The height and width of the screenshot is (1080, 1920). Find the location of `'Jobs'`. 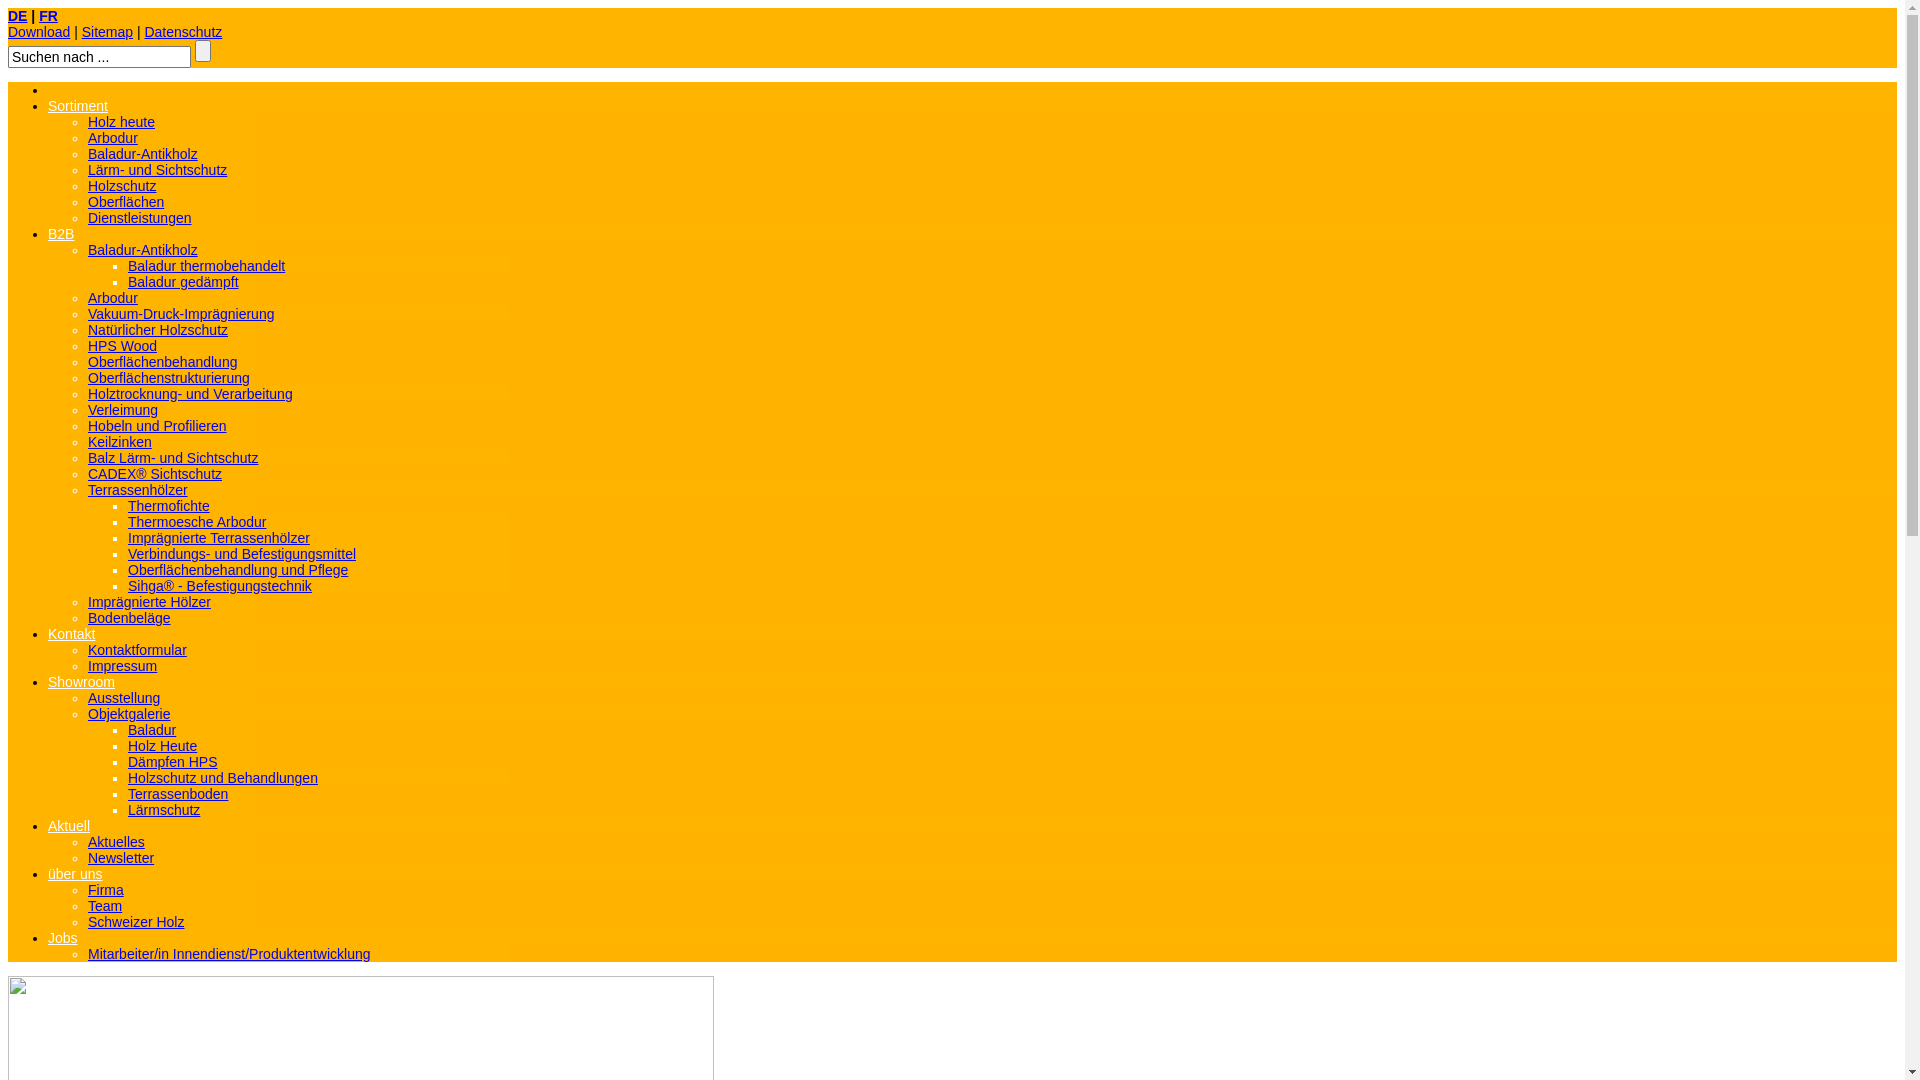

'Jobs' is located at coordinates (48, 937).